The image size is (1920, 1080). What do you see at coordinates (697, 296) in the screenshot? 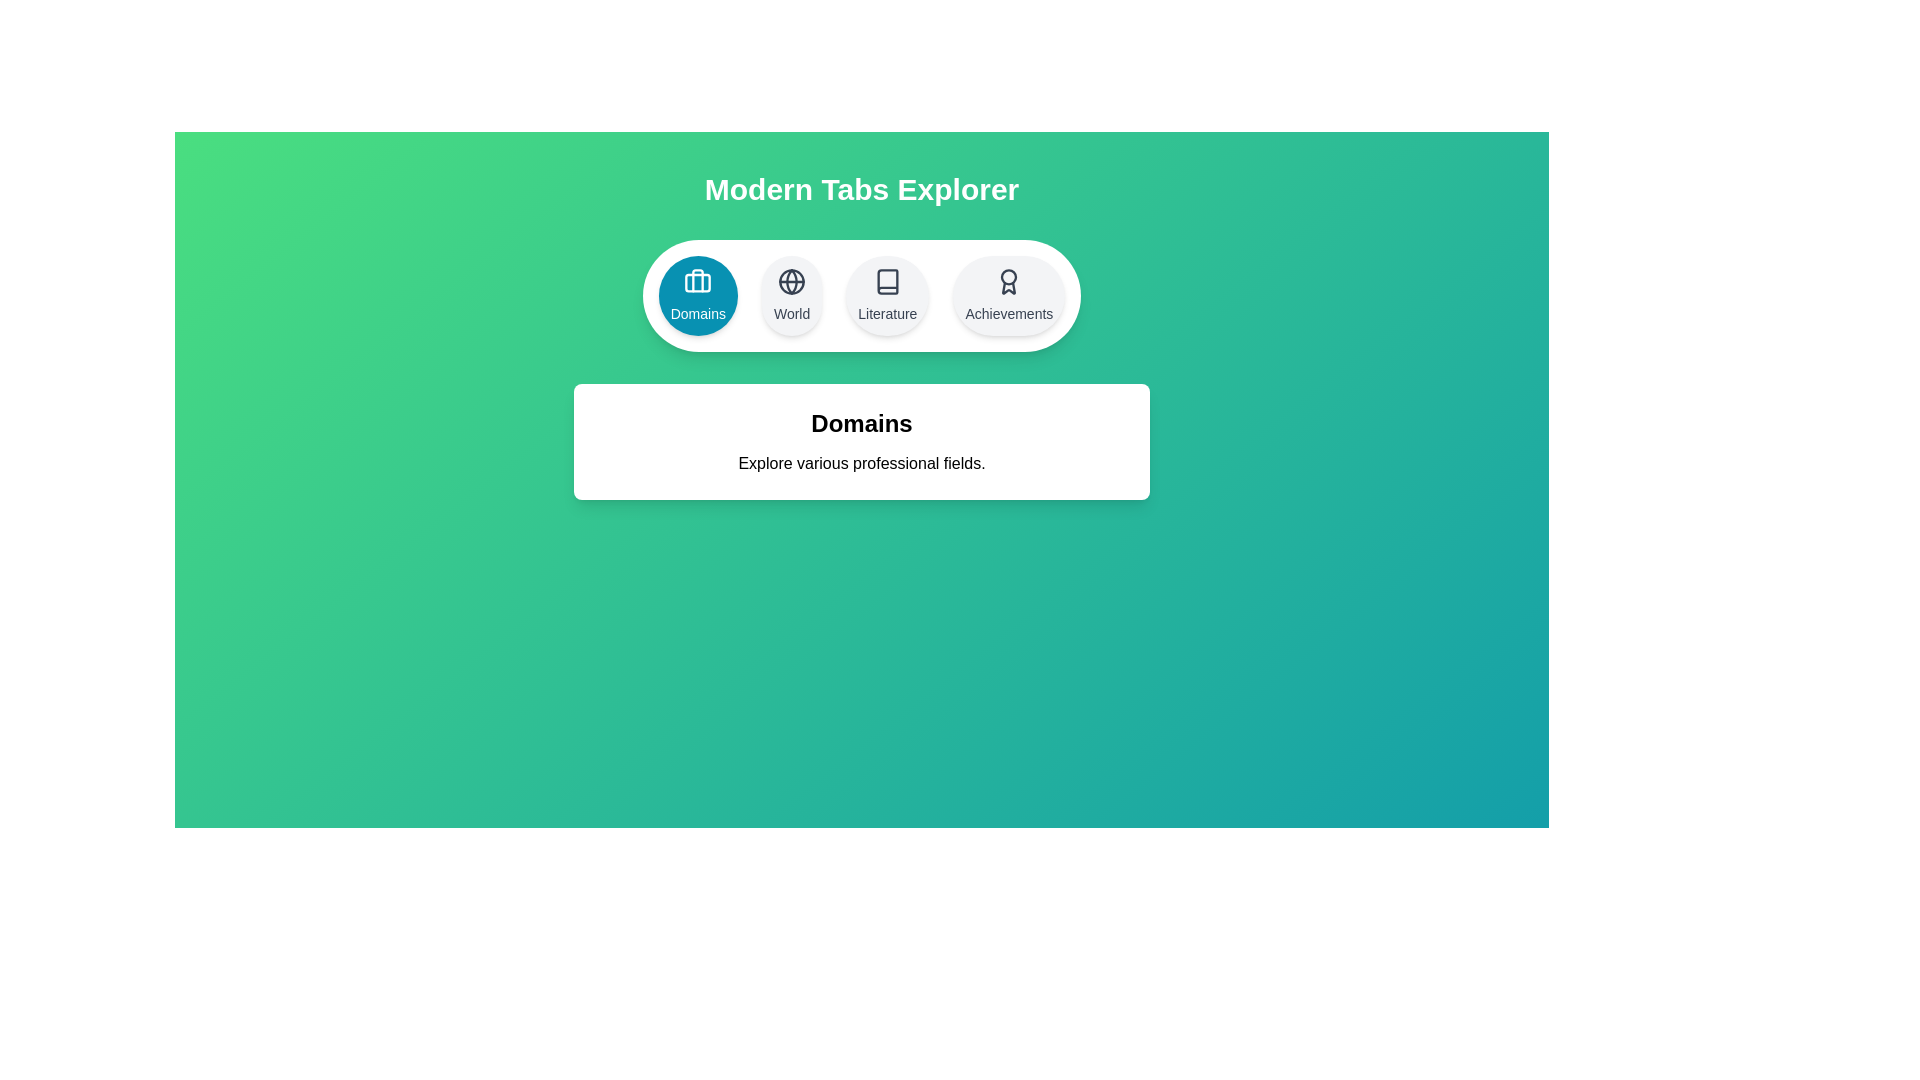
I see `the button labeled Domains to observe its hover effect` at bounding box center [697, 296].